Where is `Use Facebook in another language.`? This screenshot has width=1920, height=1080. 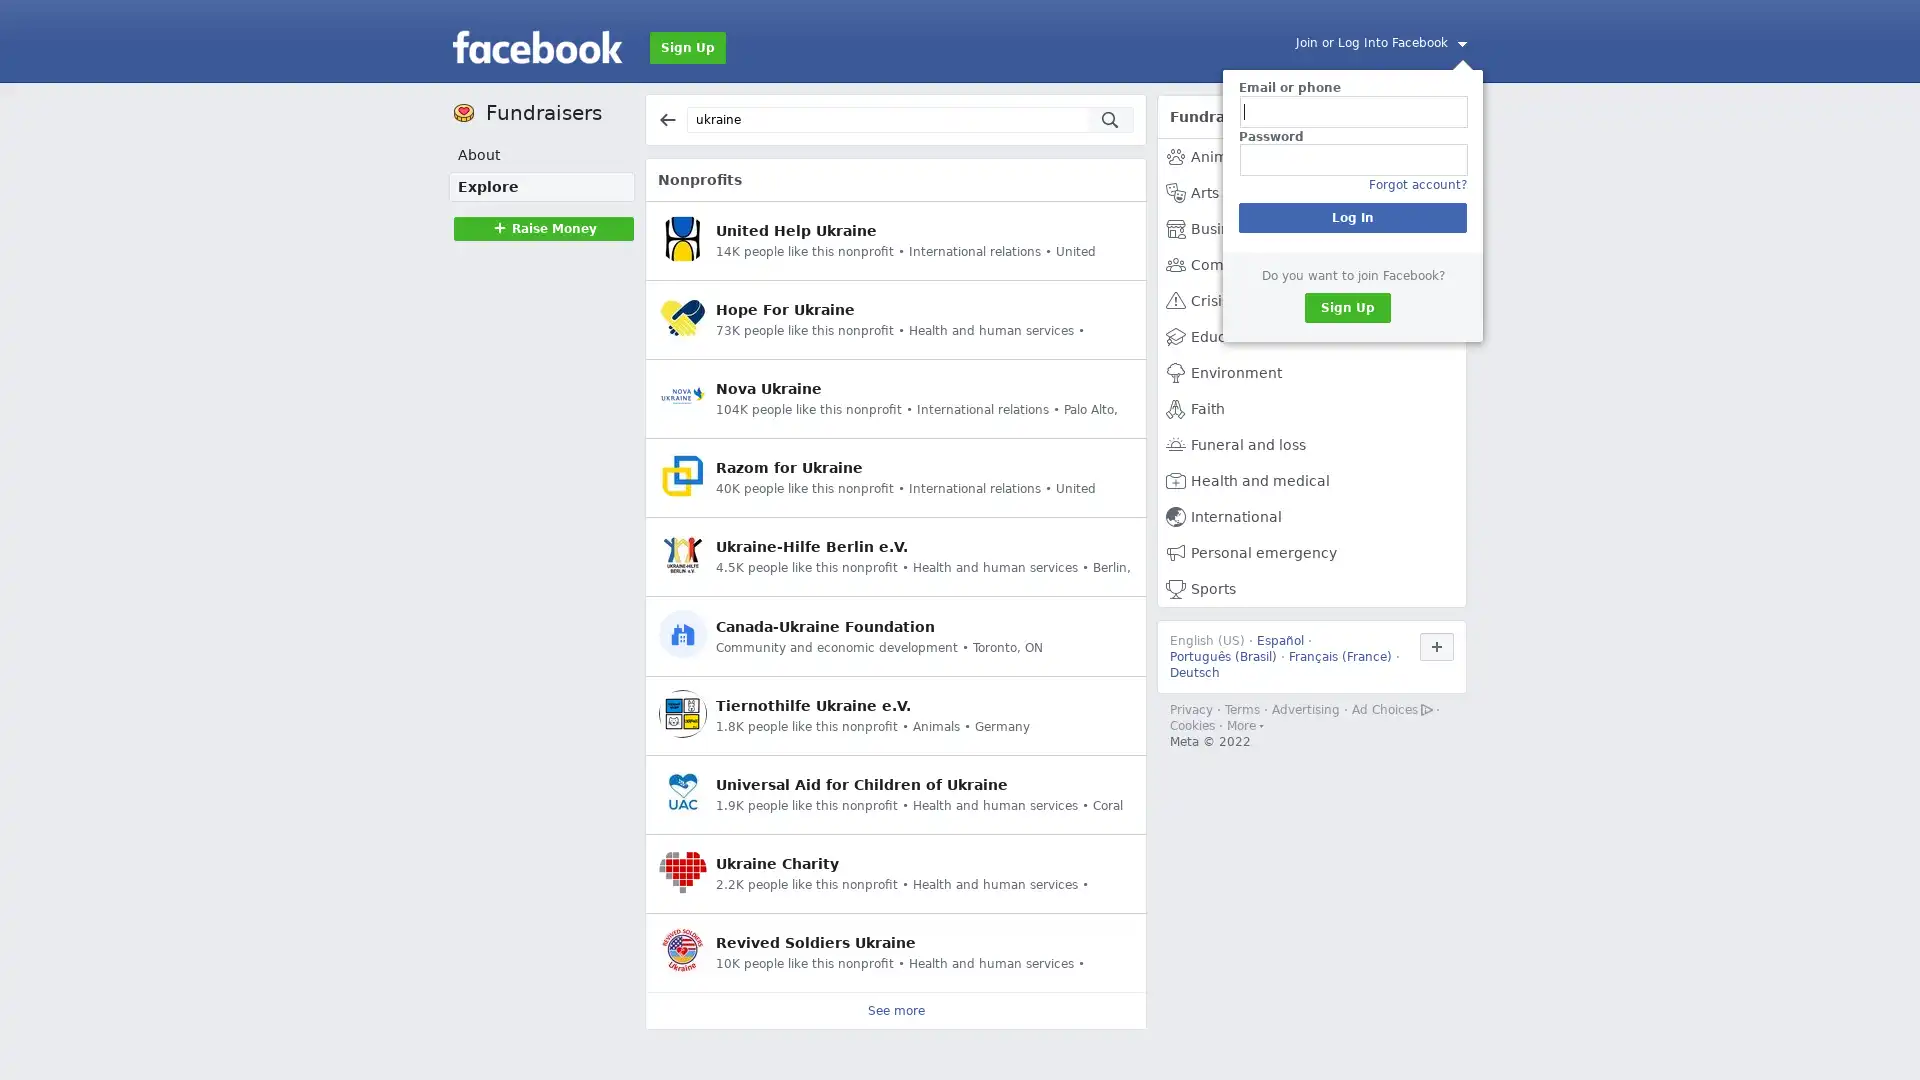
Use Facebook in another language. is located at coordinates (1435, 647).